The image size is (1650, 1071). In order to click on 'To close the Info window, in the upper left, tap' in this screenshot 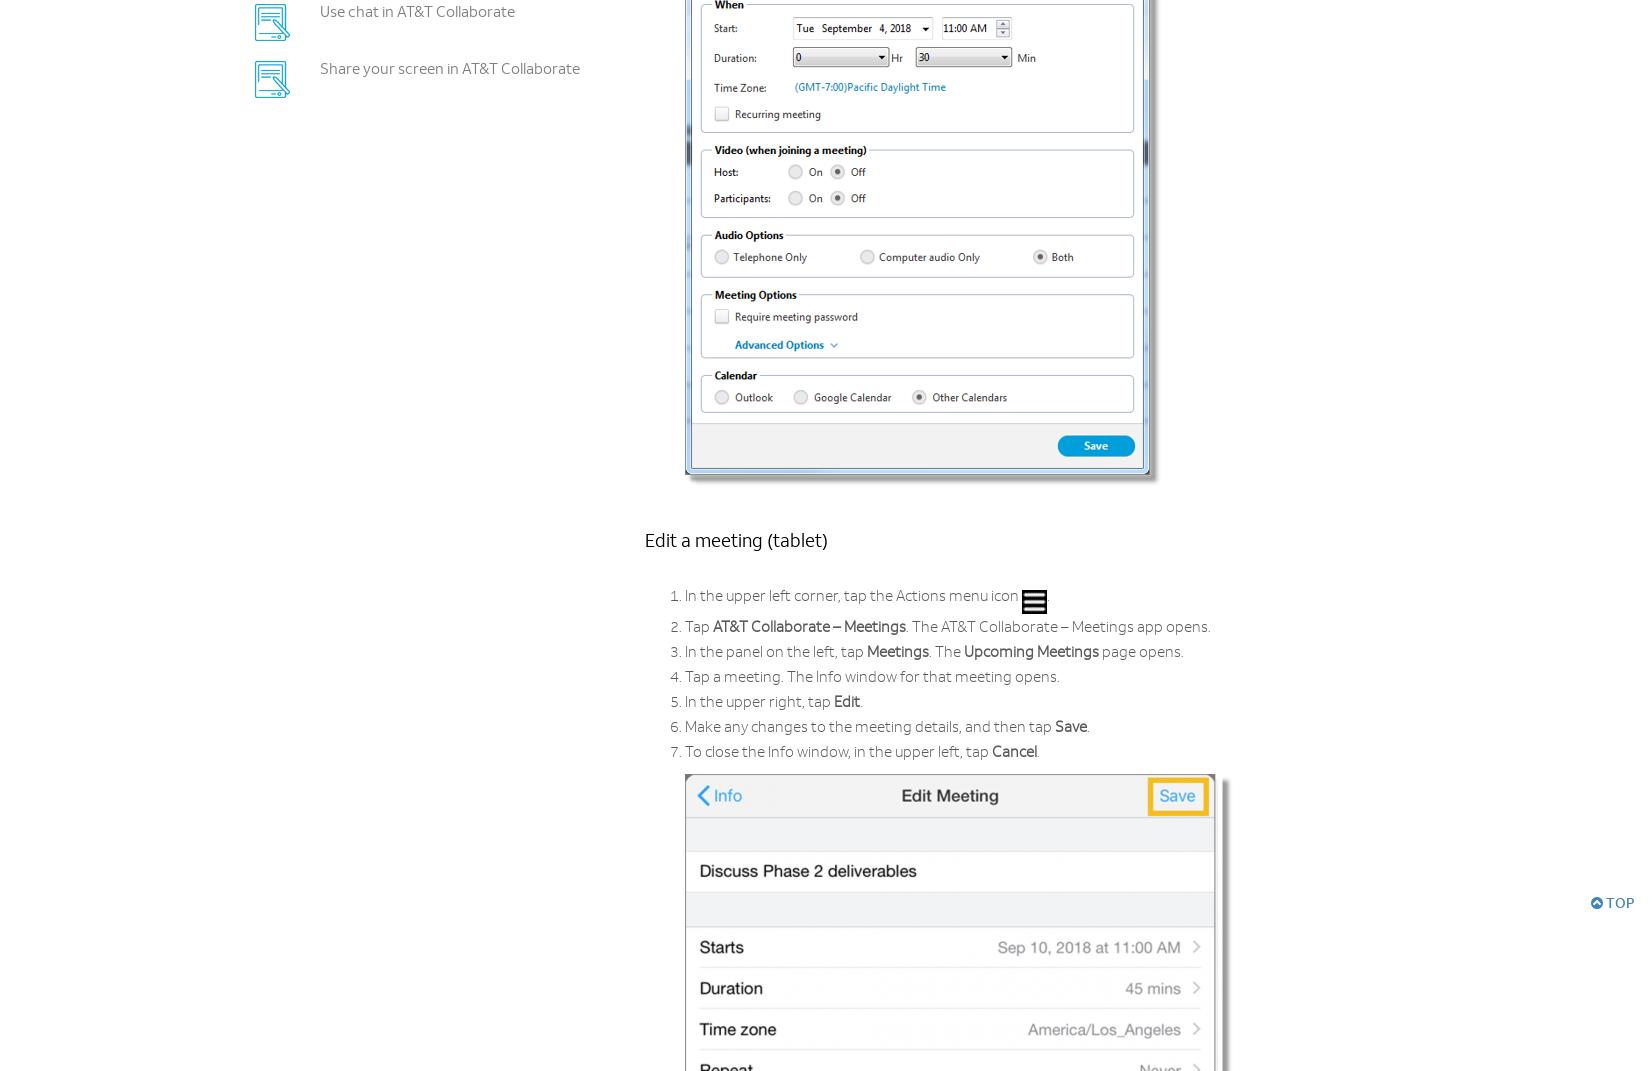, I will do `click(838, 753)`.